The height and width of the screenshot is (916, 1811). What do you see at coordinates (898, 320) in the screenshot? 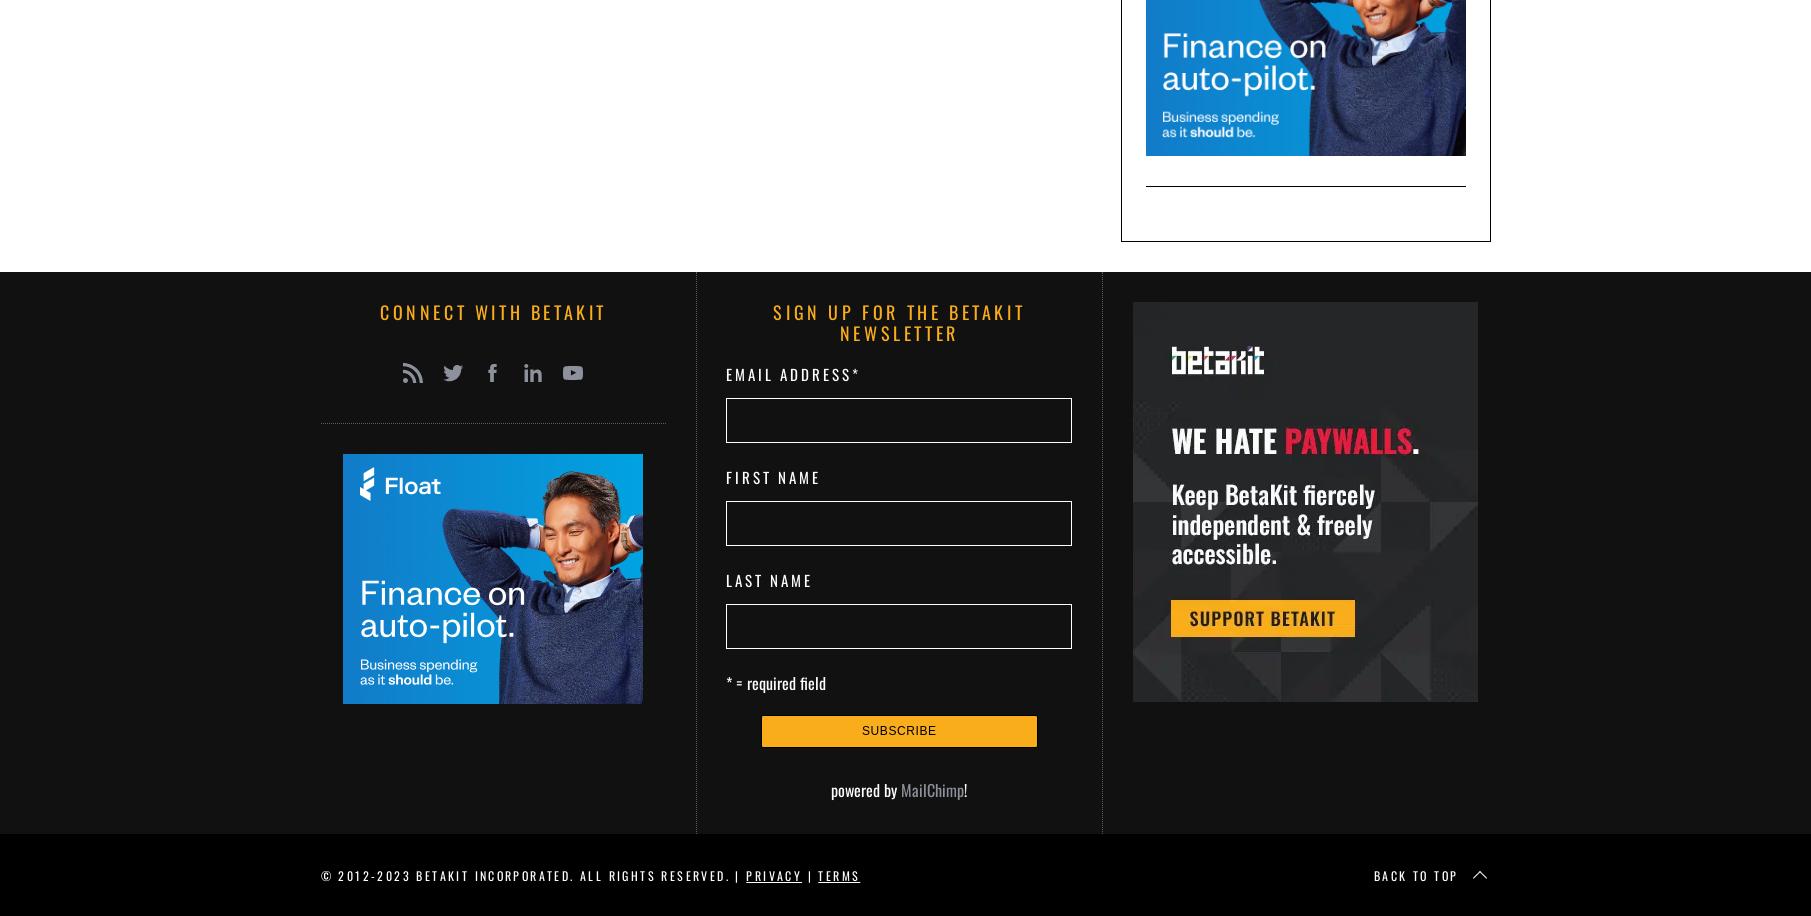
I see `'Sign up for the BetaKit Newsletter'` at bounding box center [898, 320].